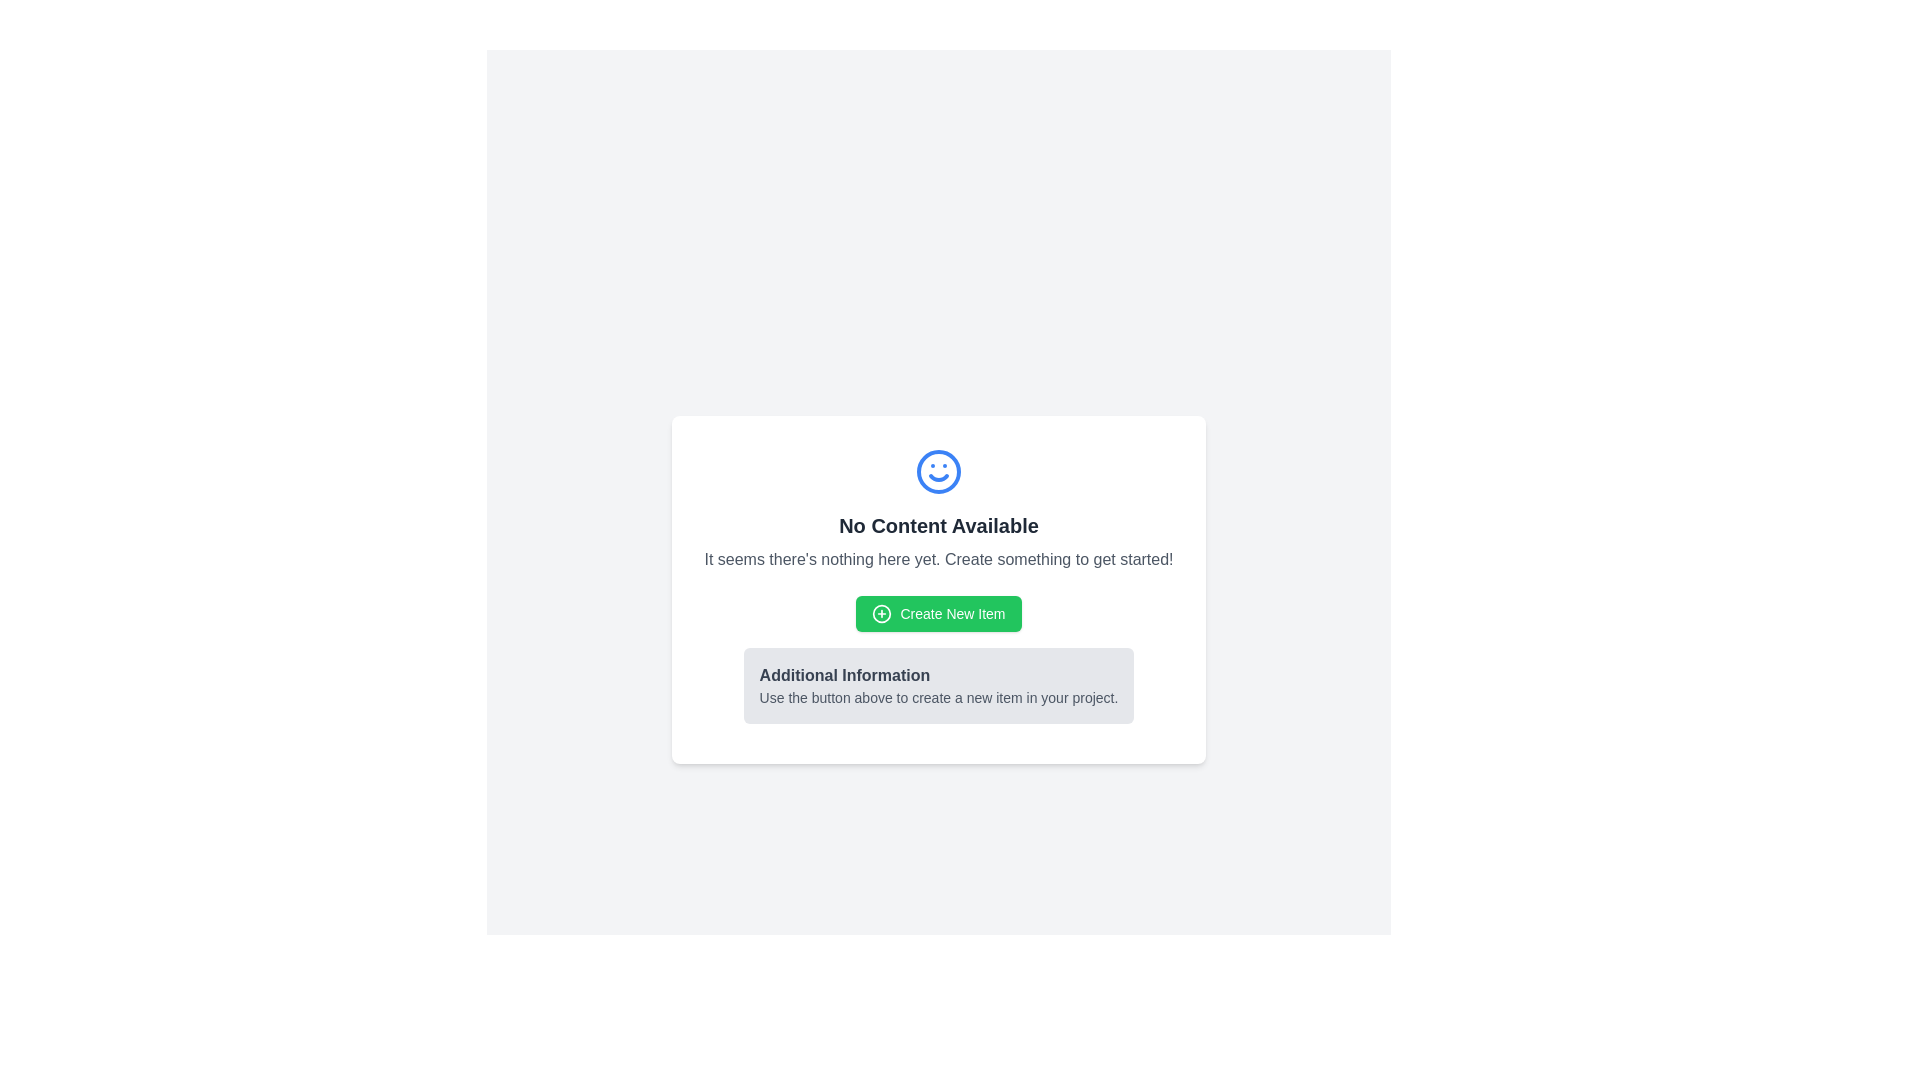 This screenshot has width=1920, height=1080. What do you see at coordinates (881, 612) in the screenshot?
I see `the '+' icon button which contains the circular graphical component for creating a new item` at bounding box center [881, 612].